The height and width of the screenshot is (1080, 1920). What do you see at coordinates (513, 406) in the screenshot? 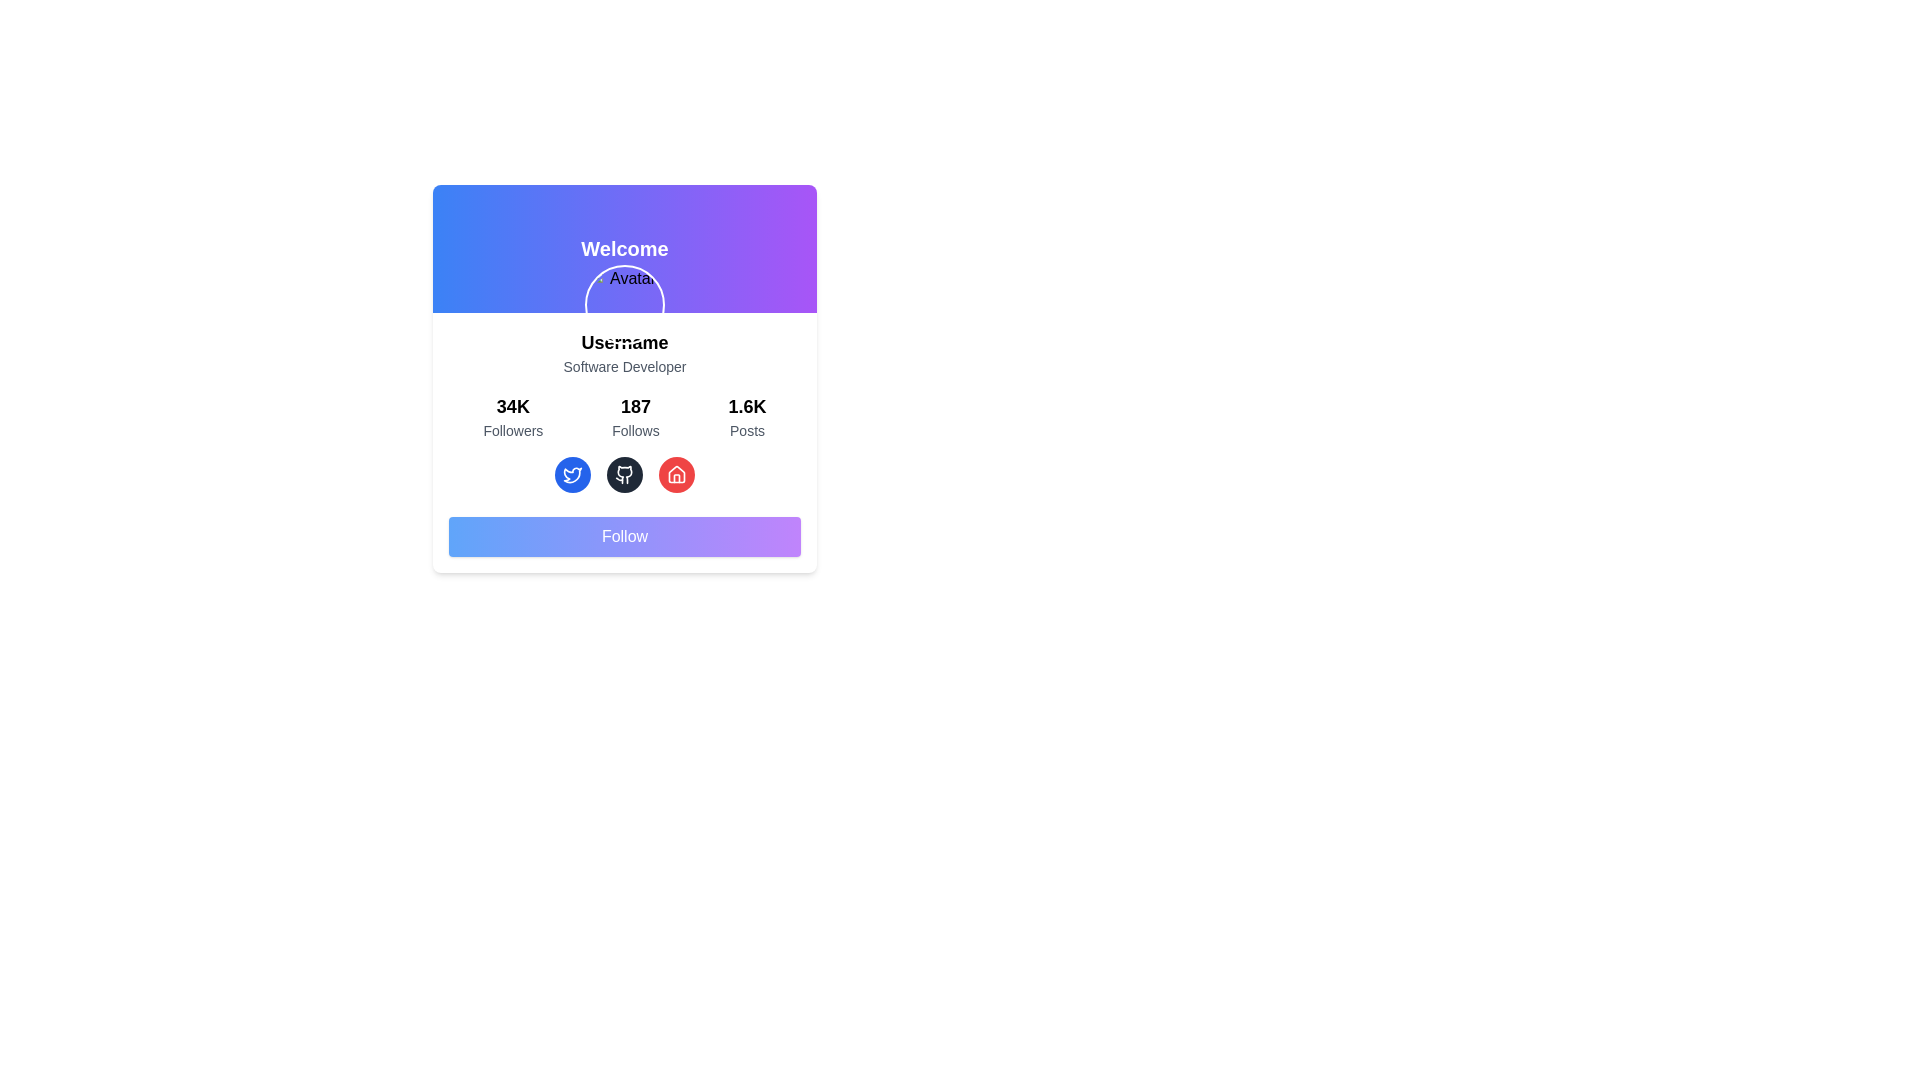
I see `the text label indicating the number of followers associated with a specific user profile, located above the text 'Followers'` at bounding box center [513, 406].